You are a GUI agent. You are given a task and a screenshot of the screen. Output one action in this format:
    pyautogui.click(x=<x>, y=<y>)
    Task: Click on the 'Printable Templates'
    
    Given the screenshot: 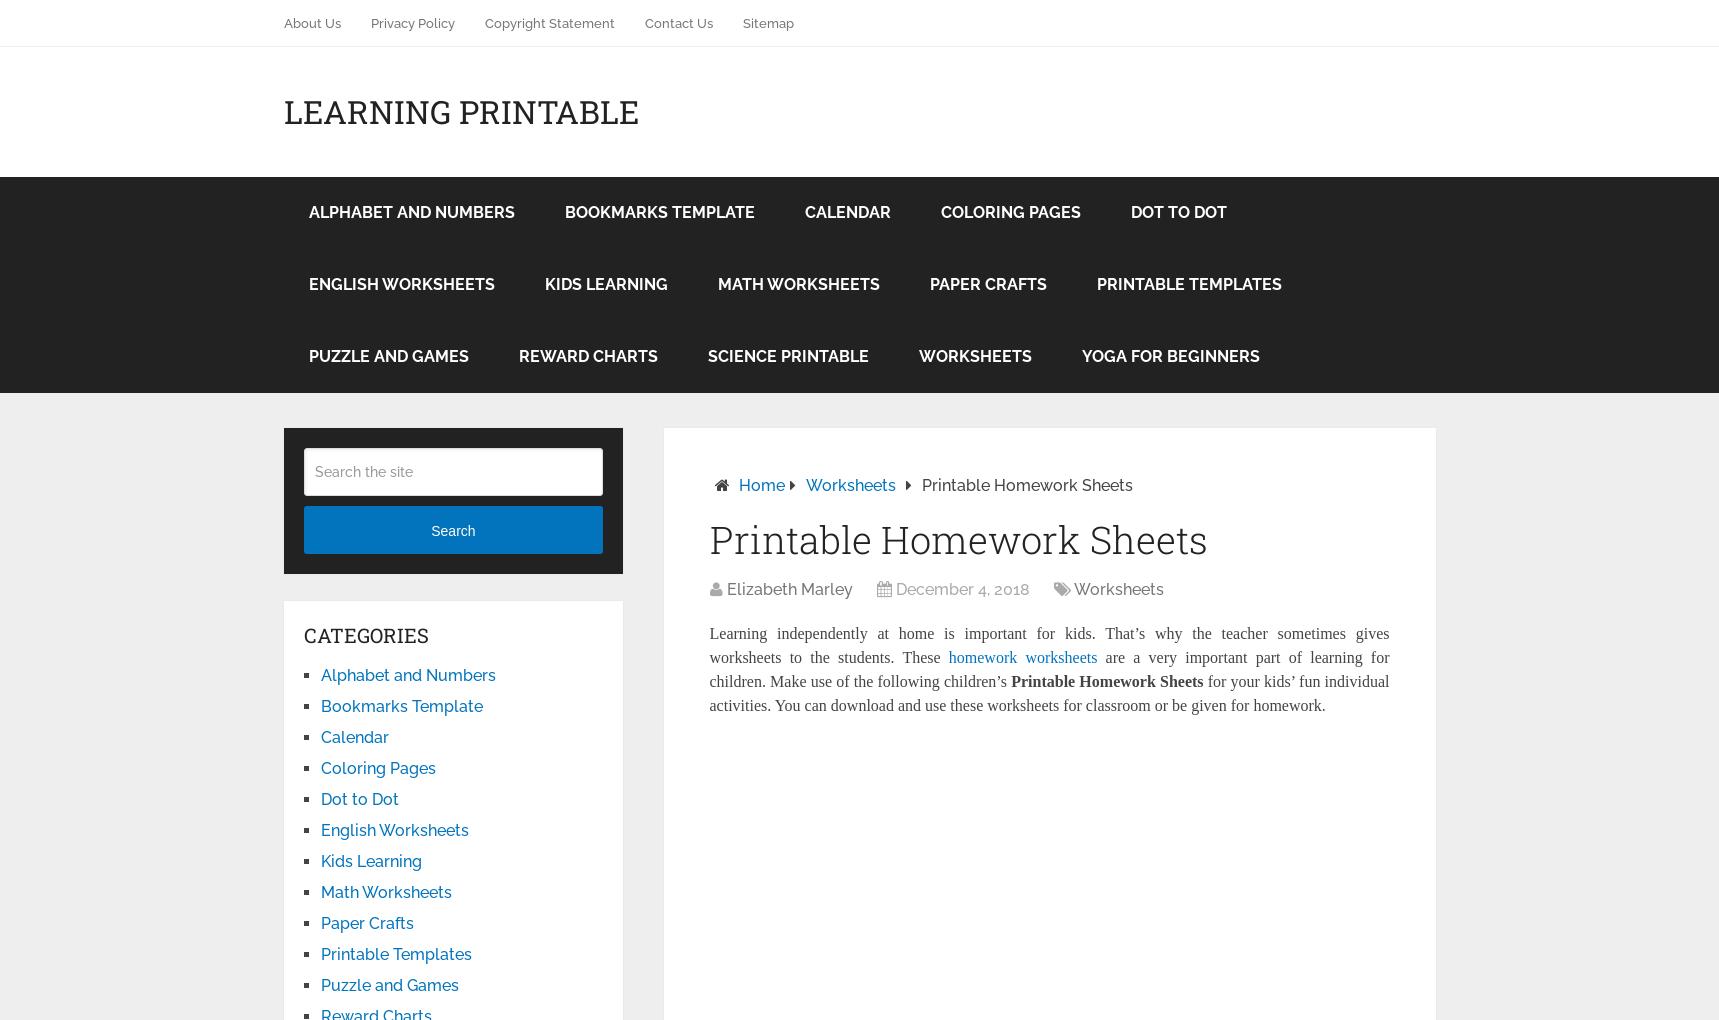 What is the action you would take?
    pyautogui.click(x=395, y=953)
    